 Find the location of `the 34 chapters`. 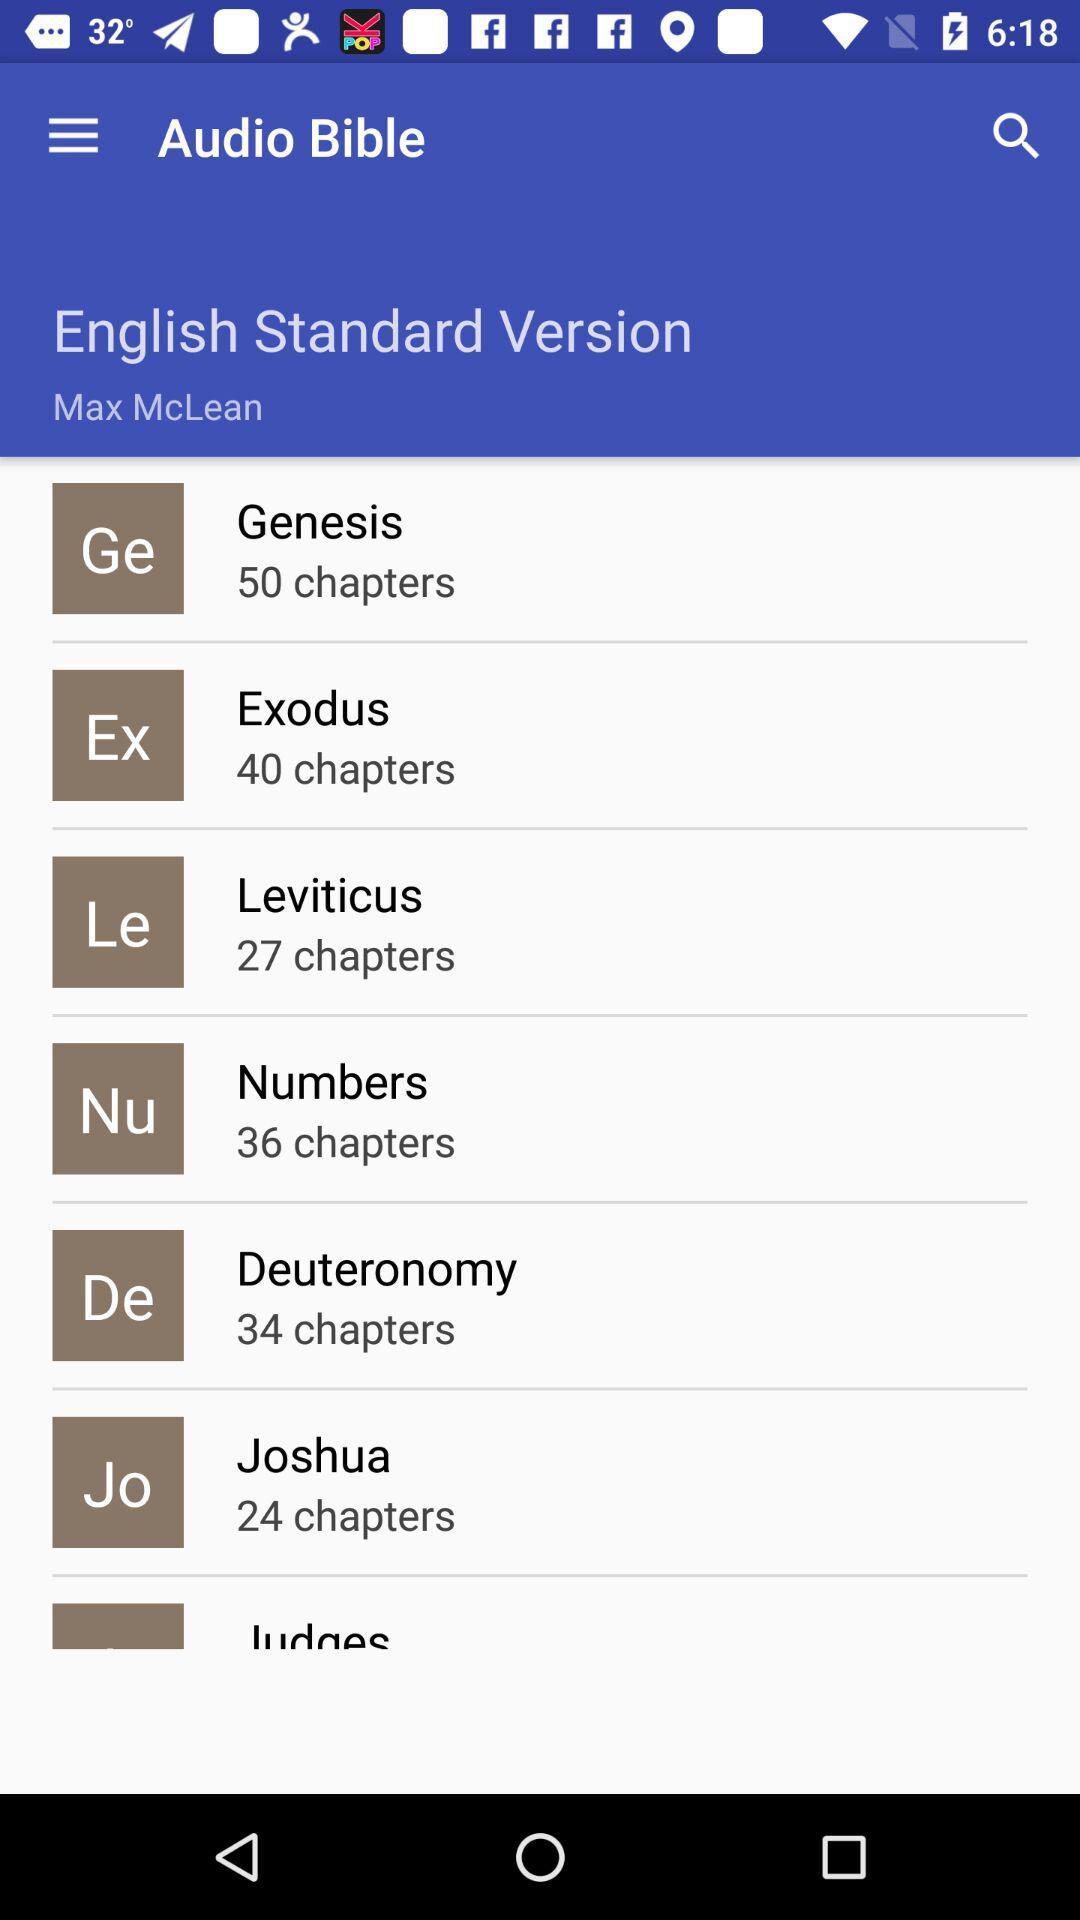

the 34 chapters is located at coordinates (345, 1327).